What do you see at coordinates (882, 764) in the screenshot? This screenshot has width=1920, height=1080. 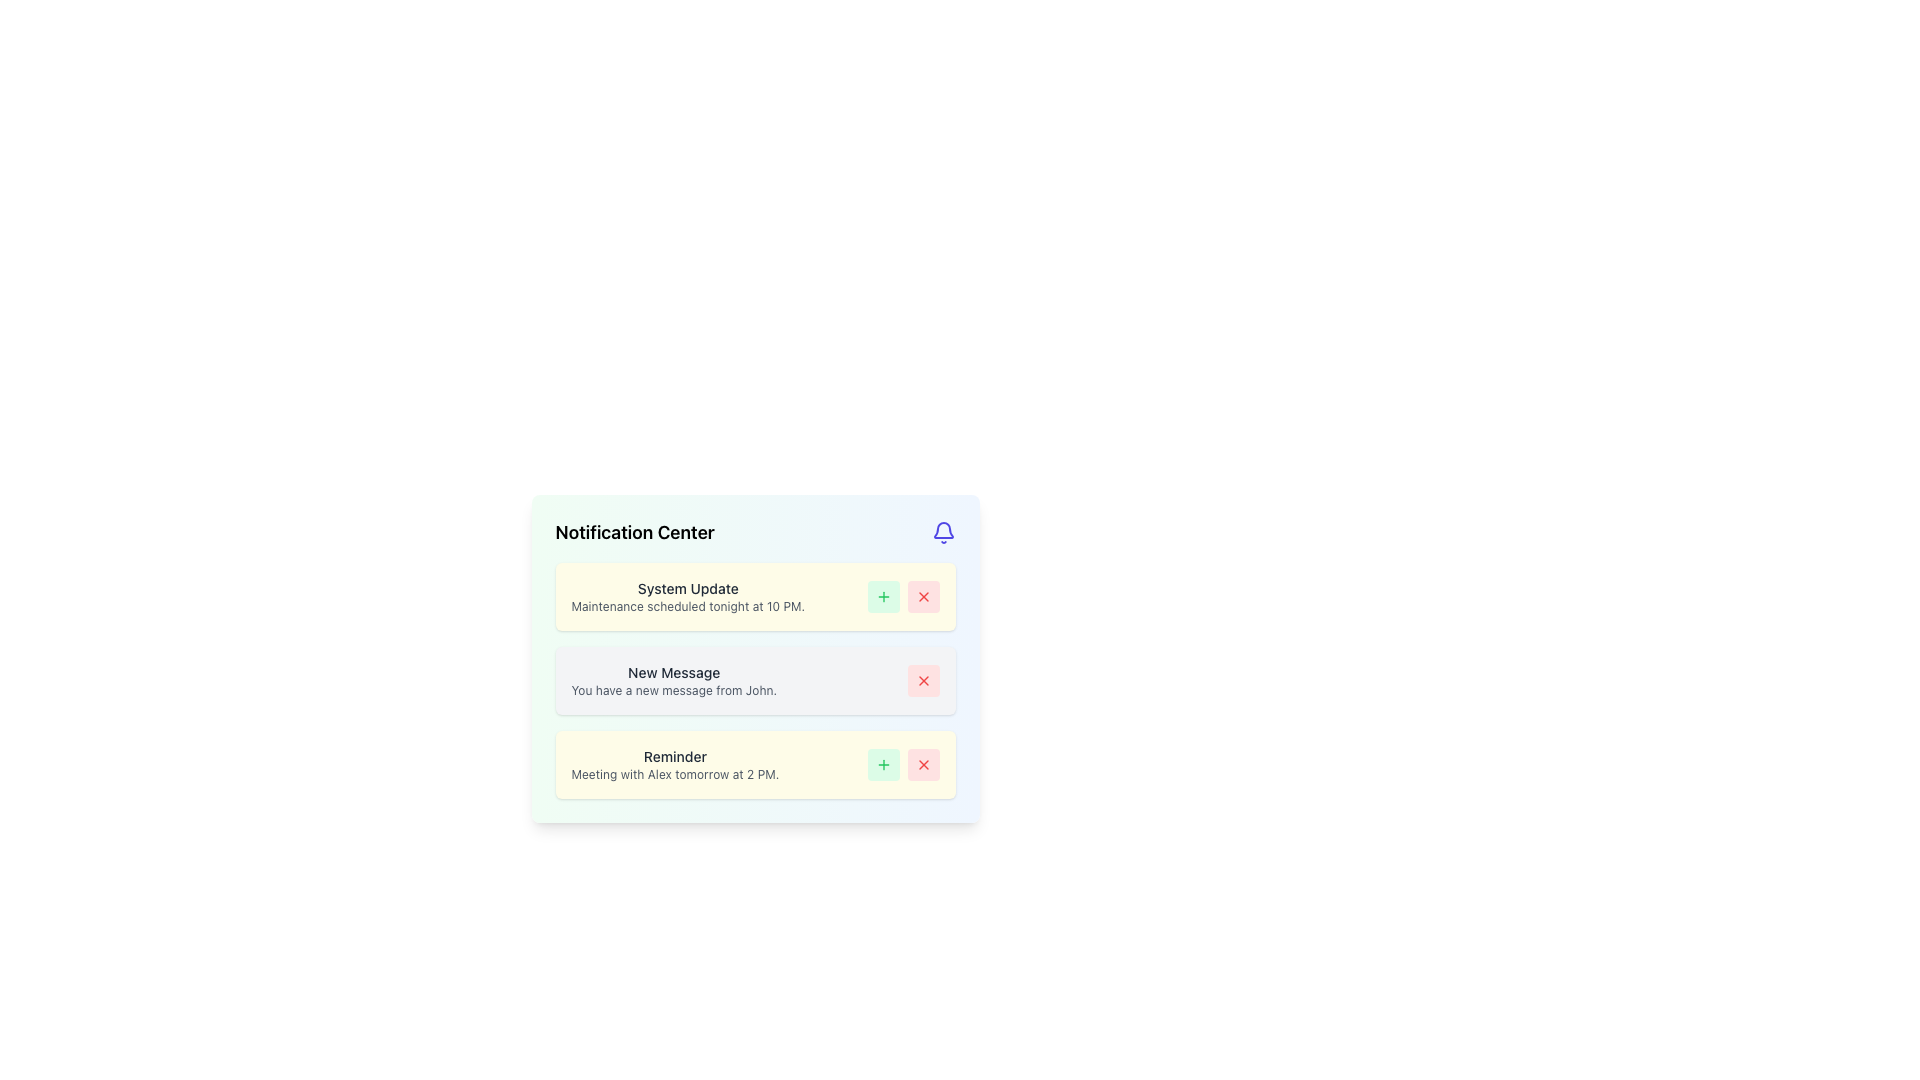 I see `the green rectangular button with rounded corners that contains a plus icon, located on the right side of the 'Reminder' notification` at bounding box center [882, 764].